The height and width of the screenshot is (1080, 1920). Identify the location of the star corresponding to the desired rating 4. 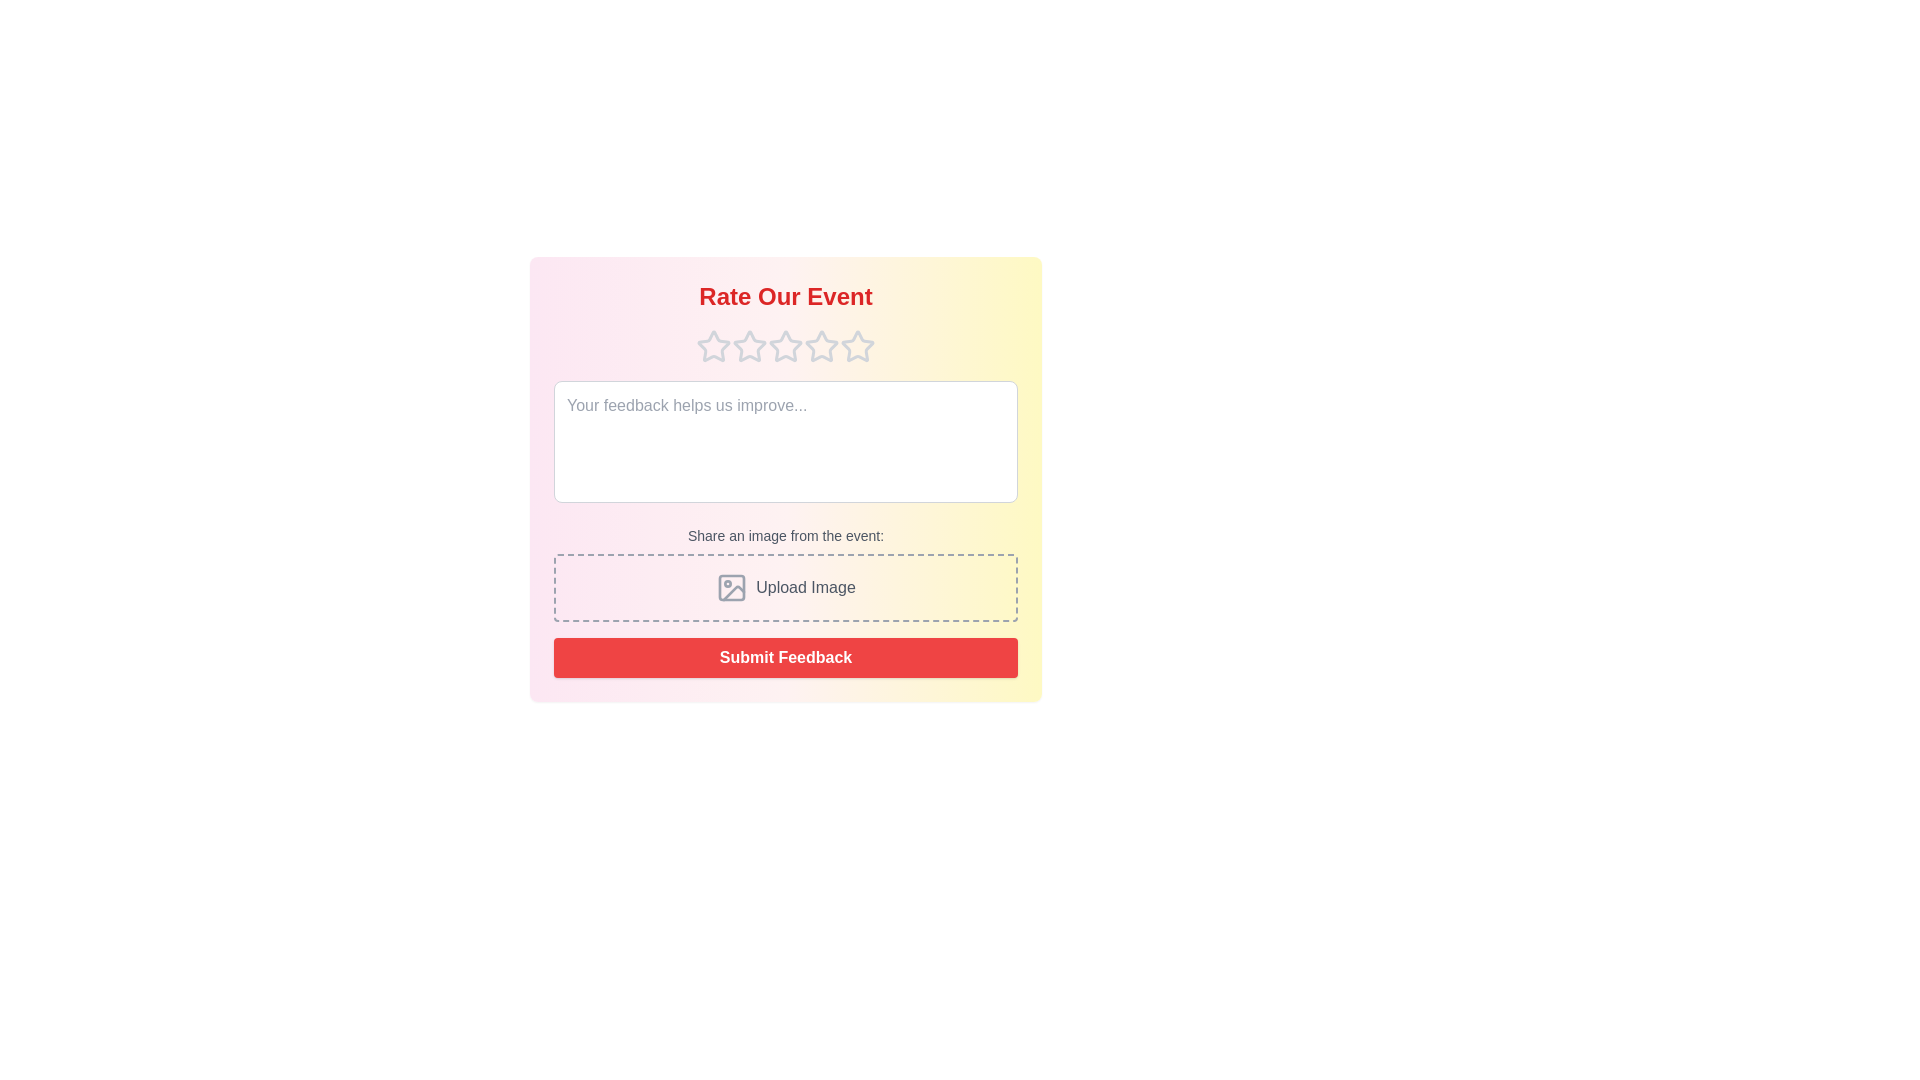
(821, 346).